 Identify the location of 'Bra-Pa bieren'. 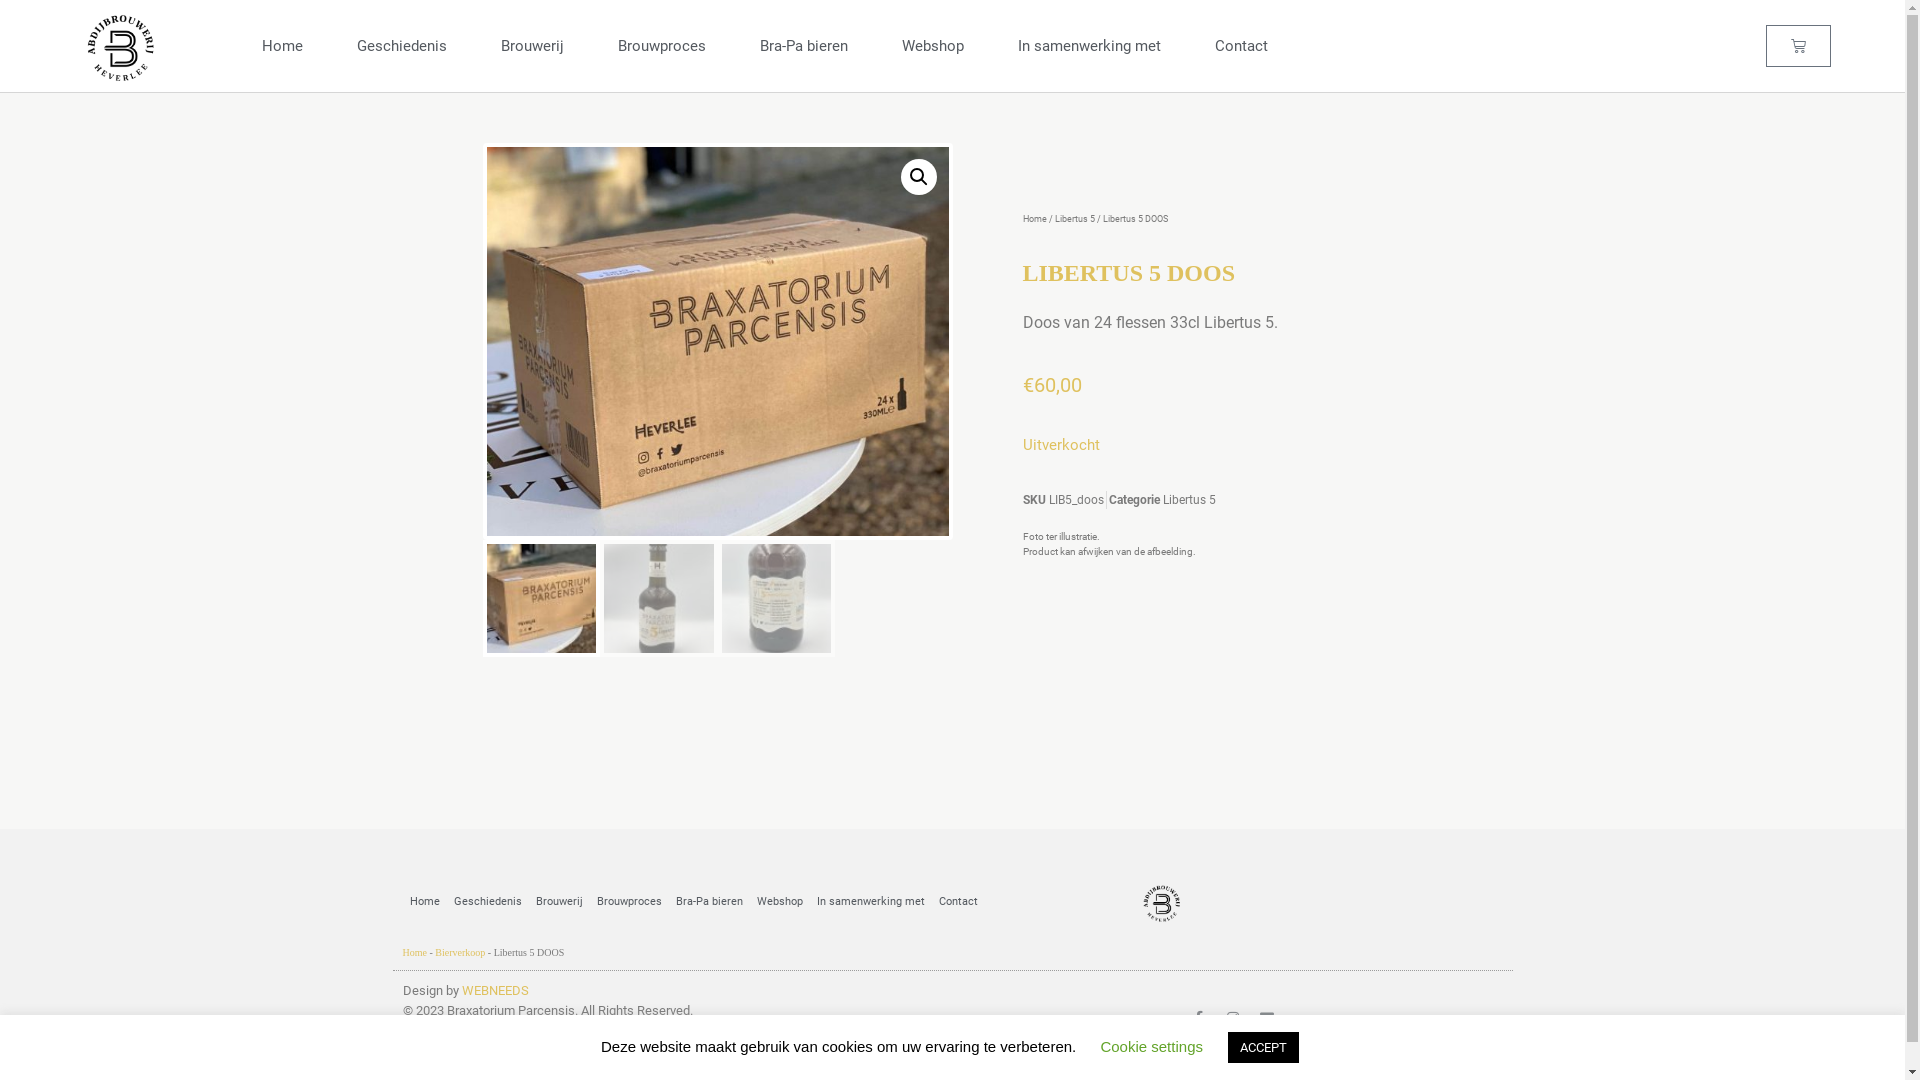
(667, 902).